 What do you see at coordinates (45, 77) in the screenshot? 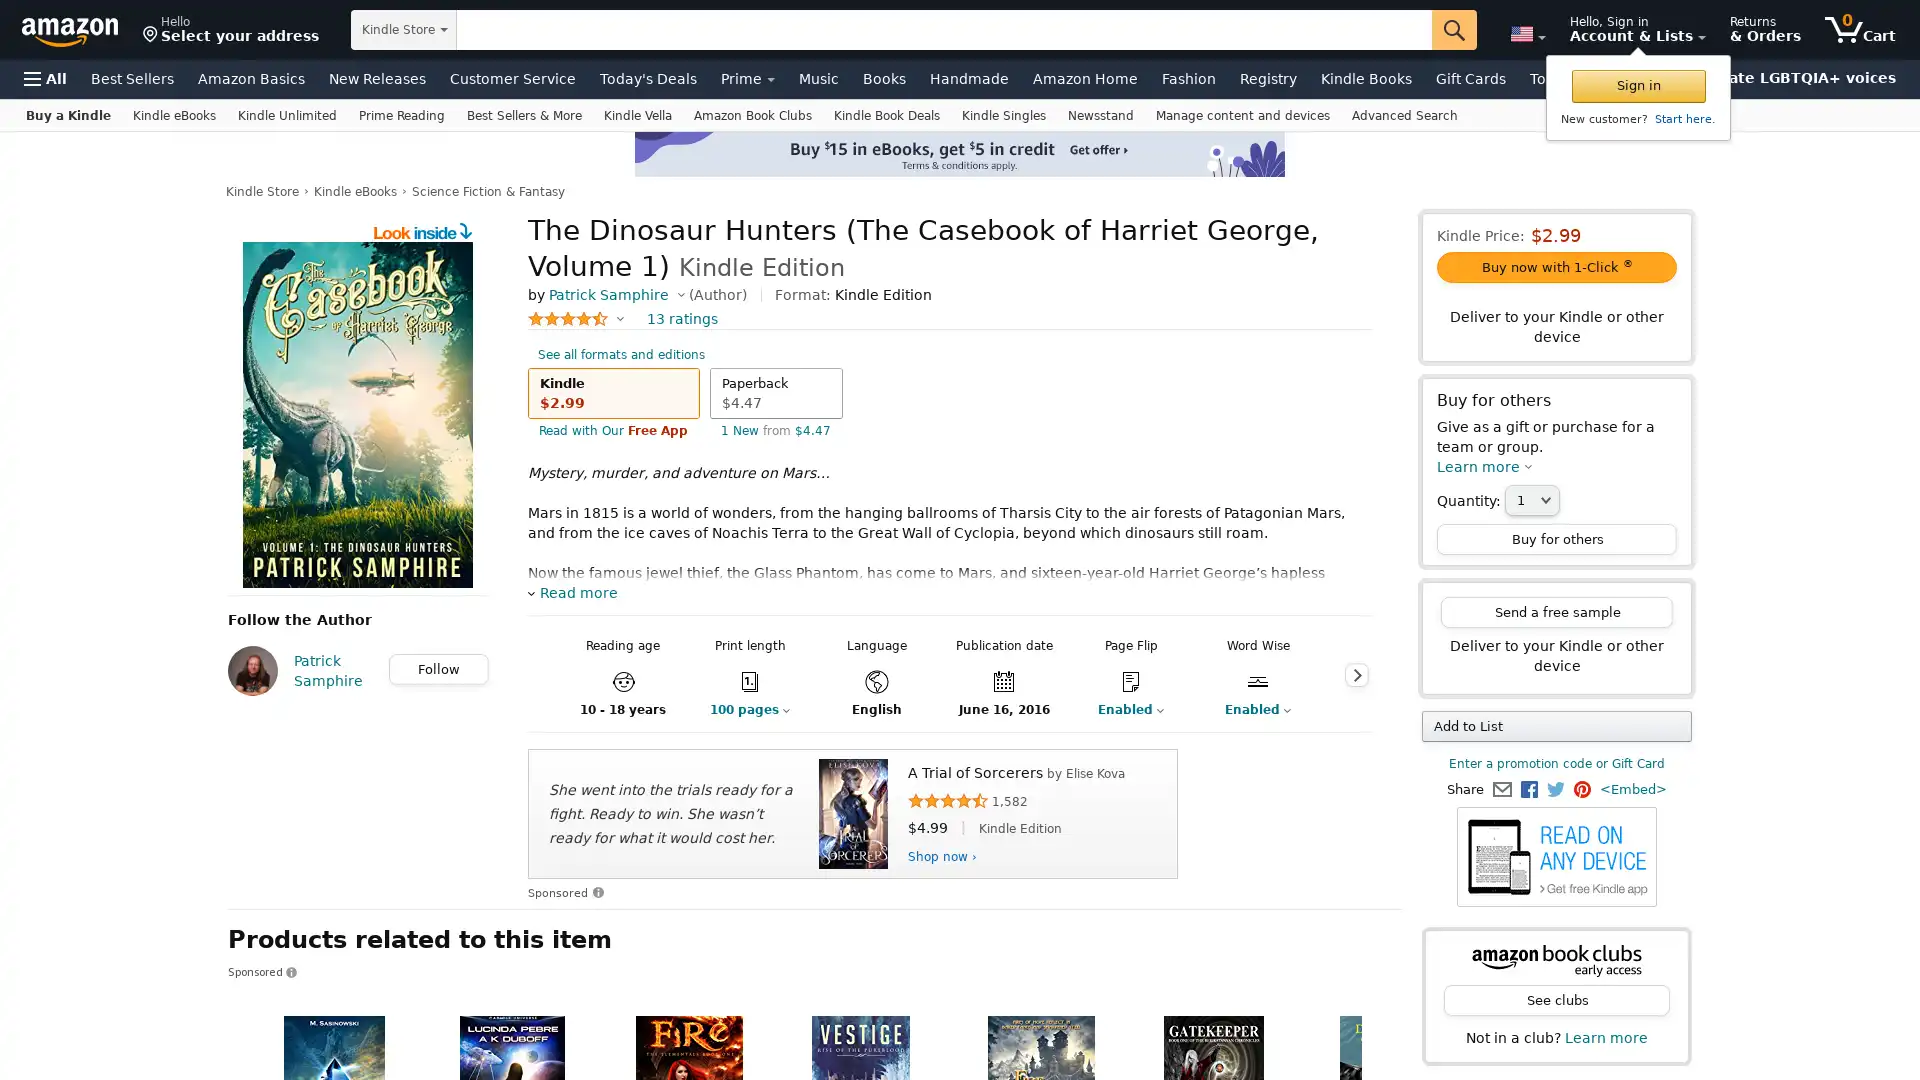
I see `Open Menu` at bounding box center [45, 77].